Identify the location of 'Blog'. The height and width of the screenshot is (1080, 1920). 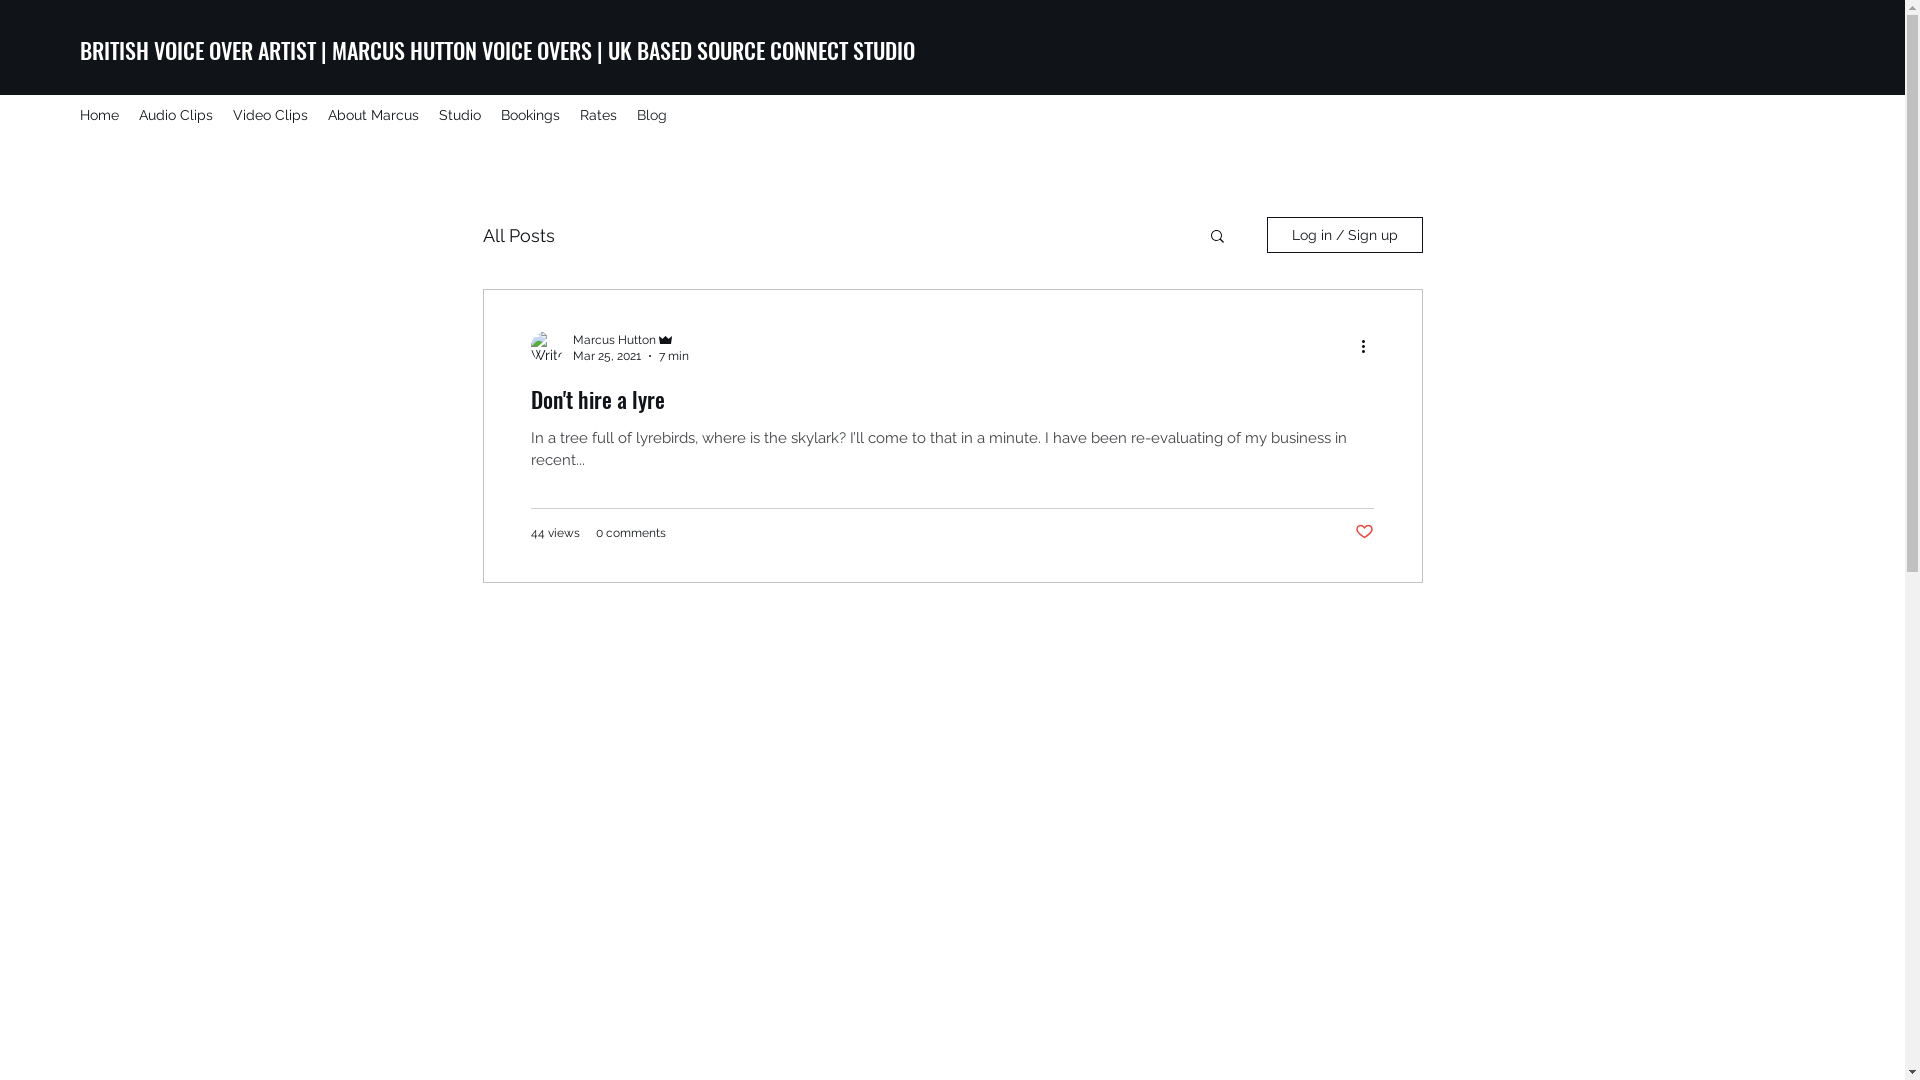
(652, 115).